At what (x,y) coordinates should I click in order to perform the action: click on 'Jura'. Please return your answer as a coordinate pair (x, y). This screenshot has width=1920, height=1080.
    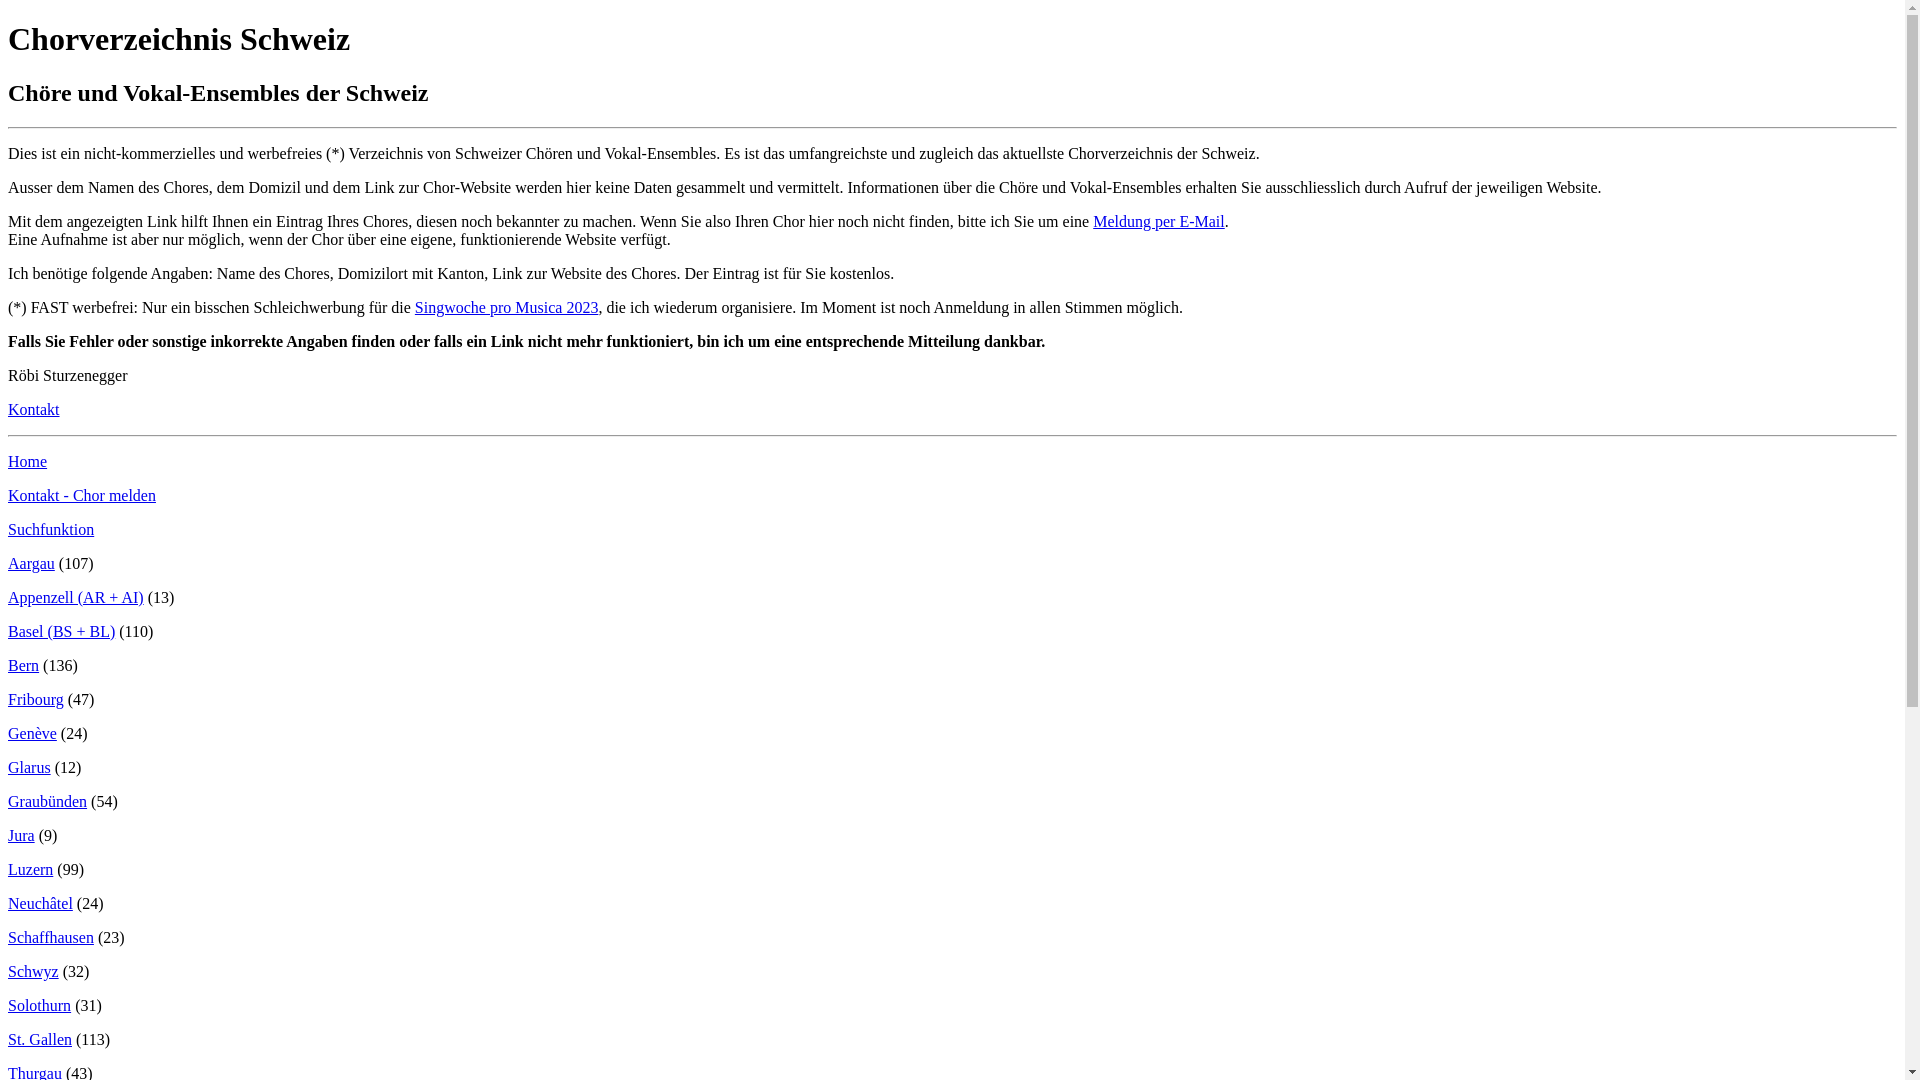
    Looking at the image, I should click on (21, 835).